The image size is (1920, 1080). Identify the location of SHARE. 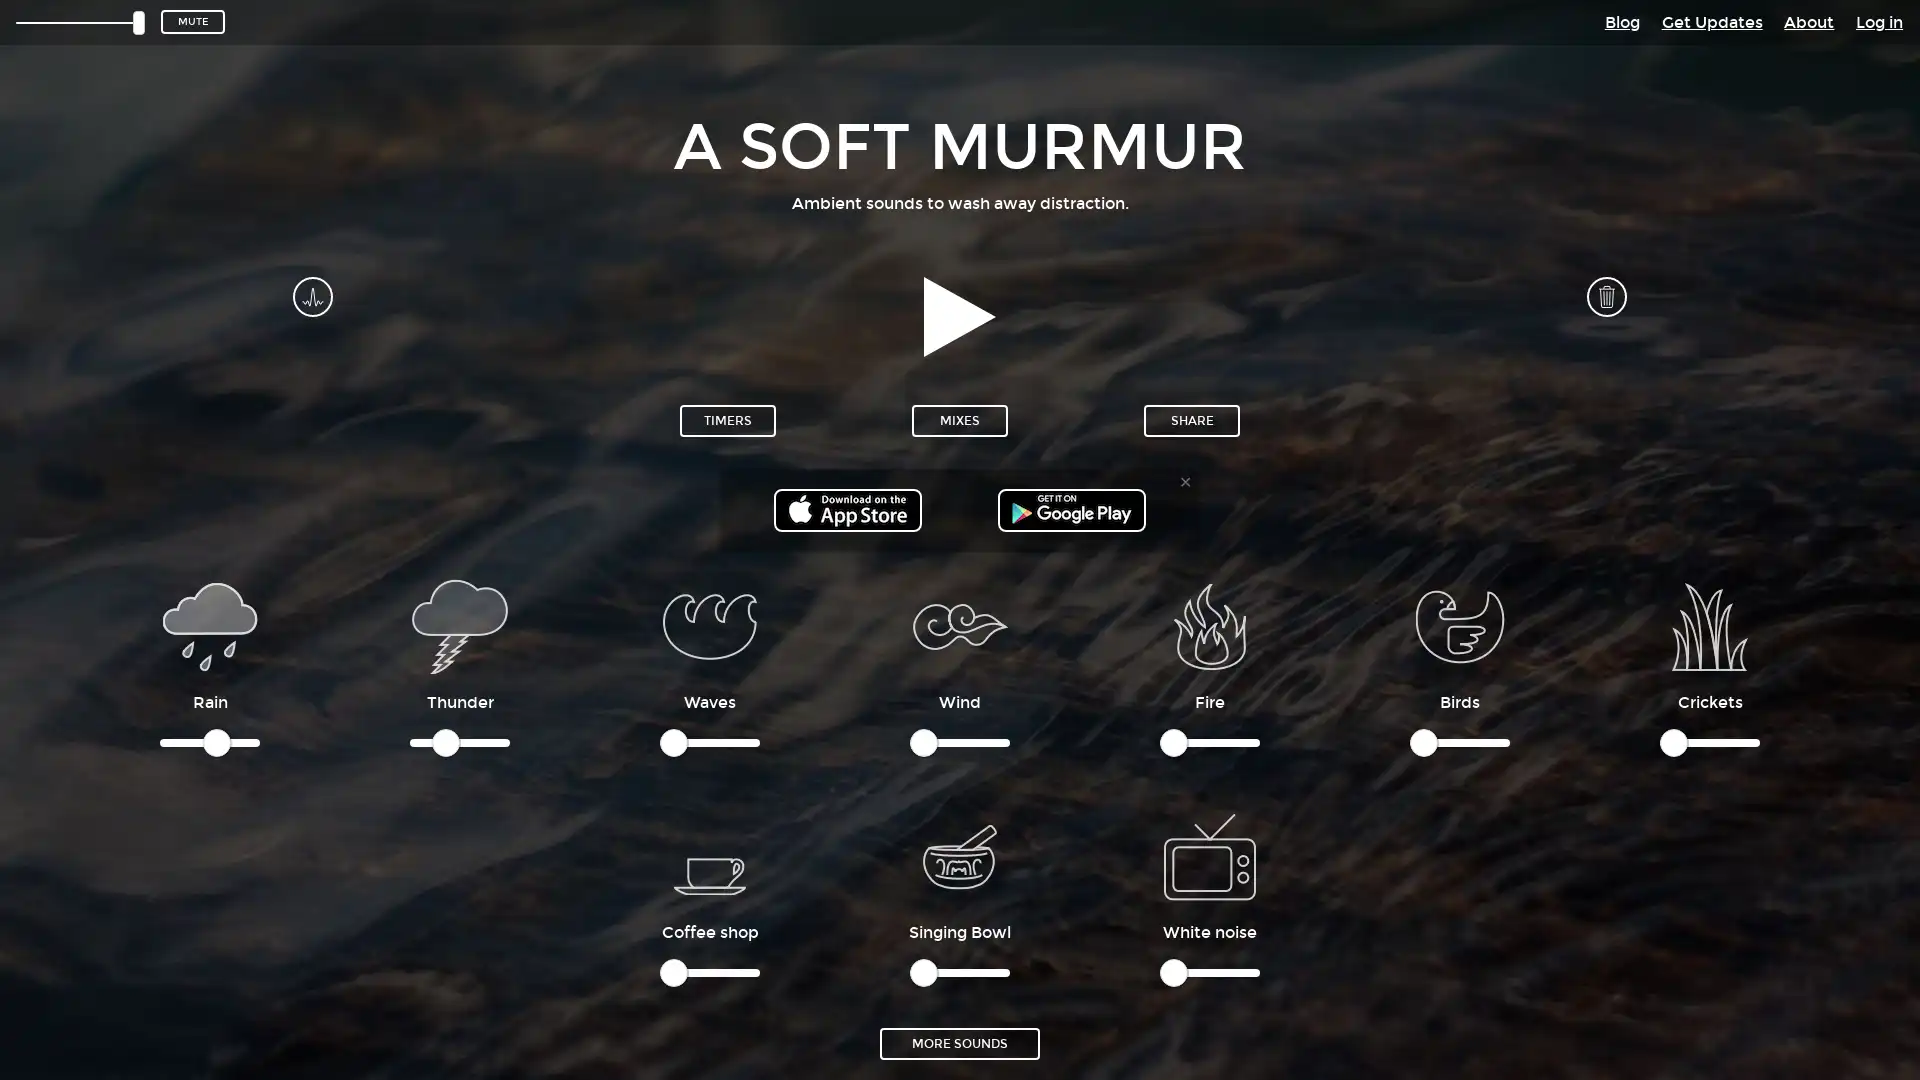
(1191, 419).